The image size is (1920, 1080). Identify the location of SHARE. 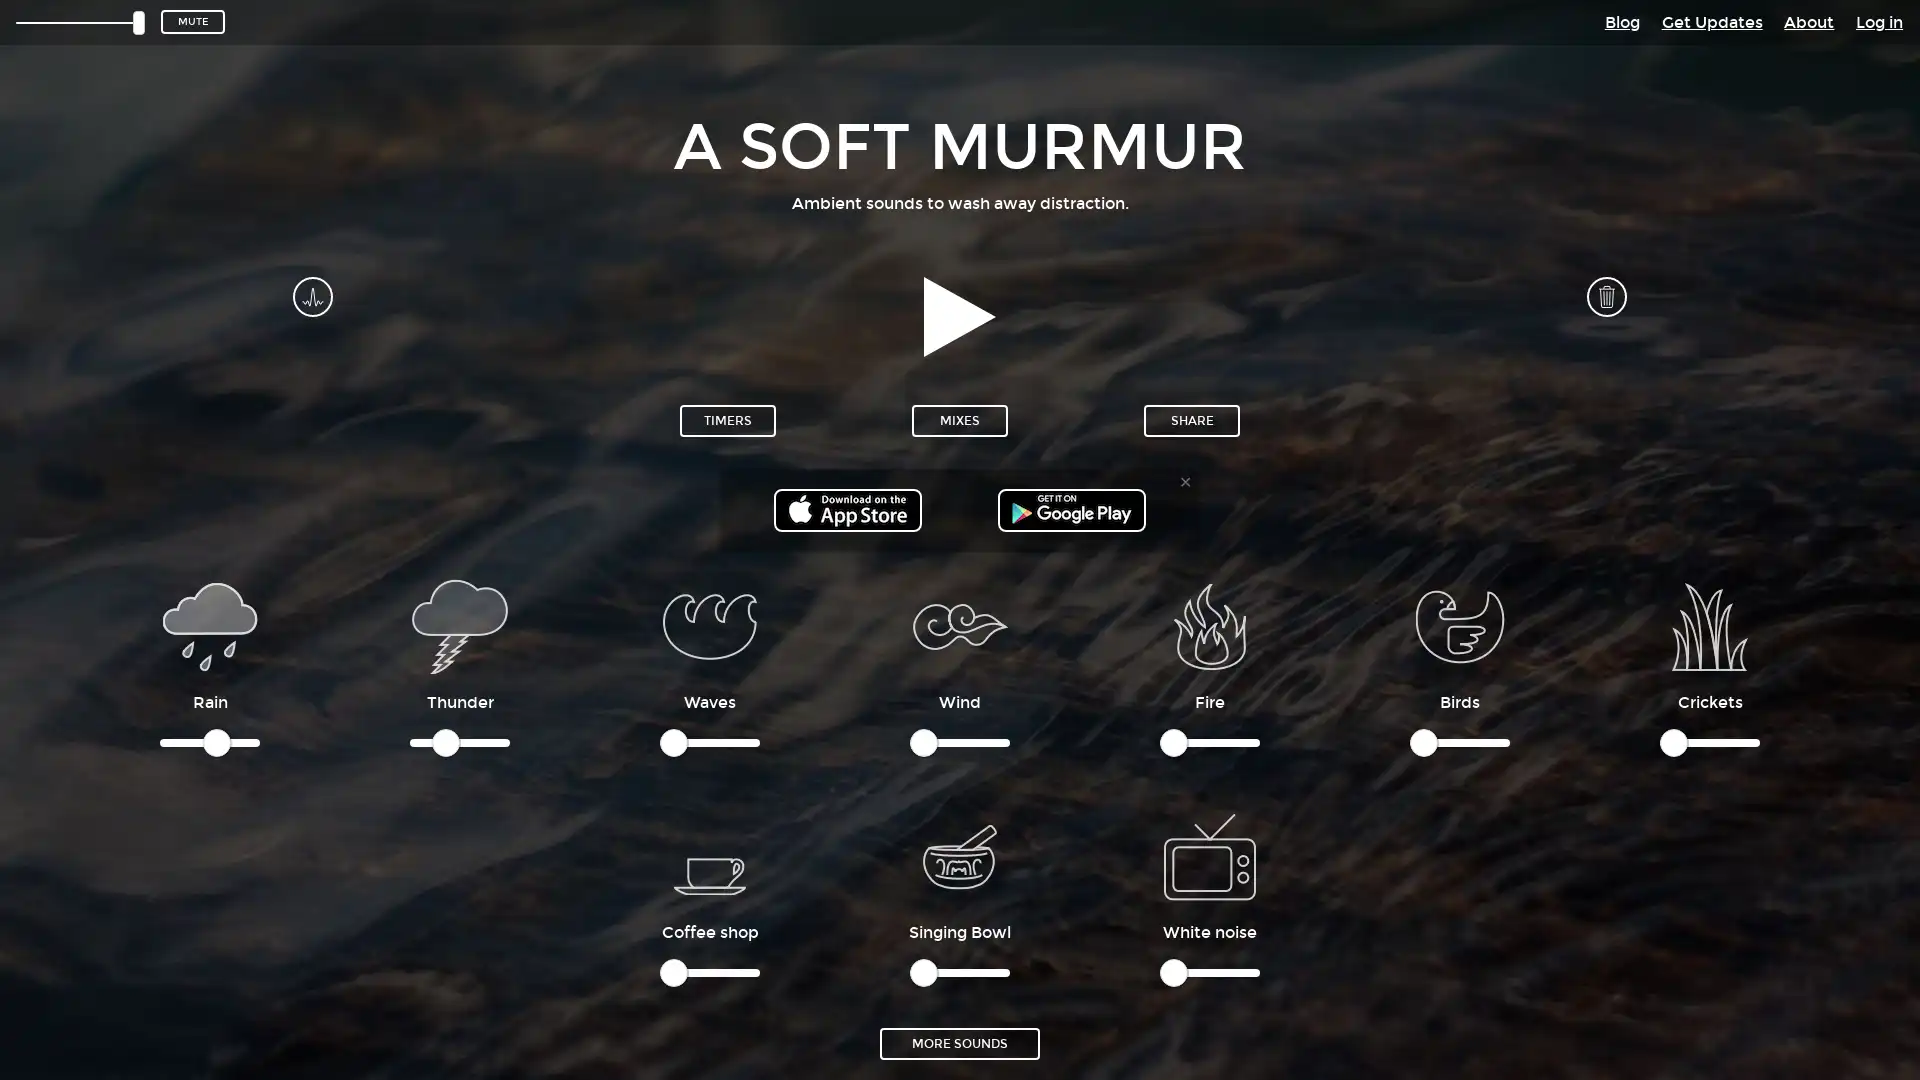
(1191, 419).